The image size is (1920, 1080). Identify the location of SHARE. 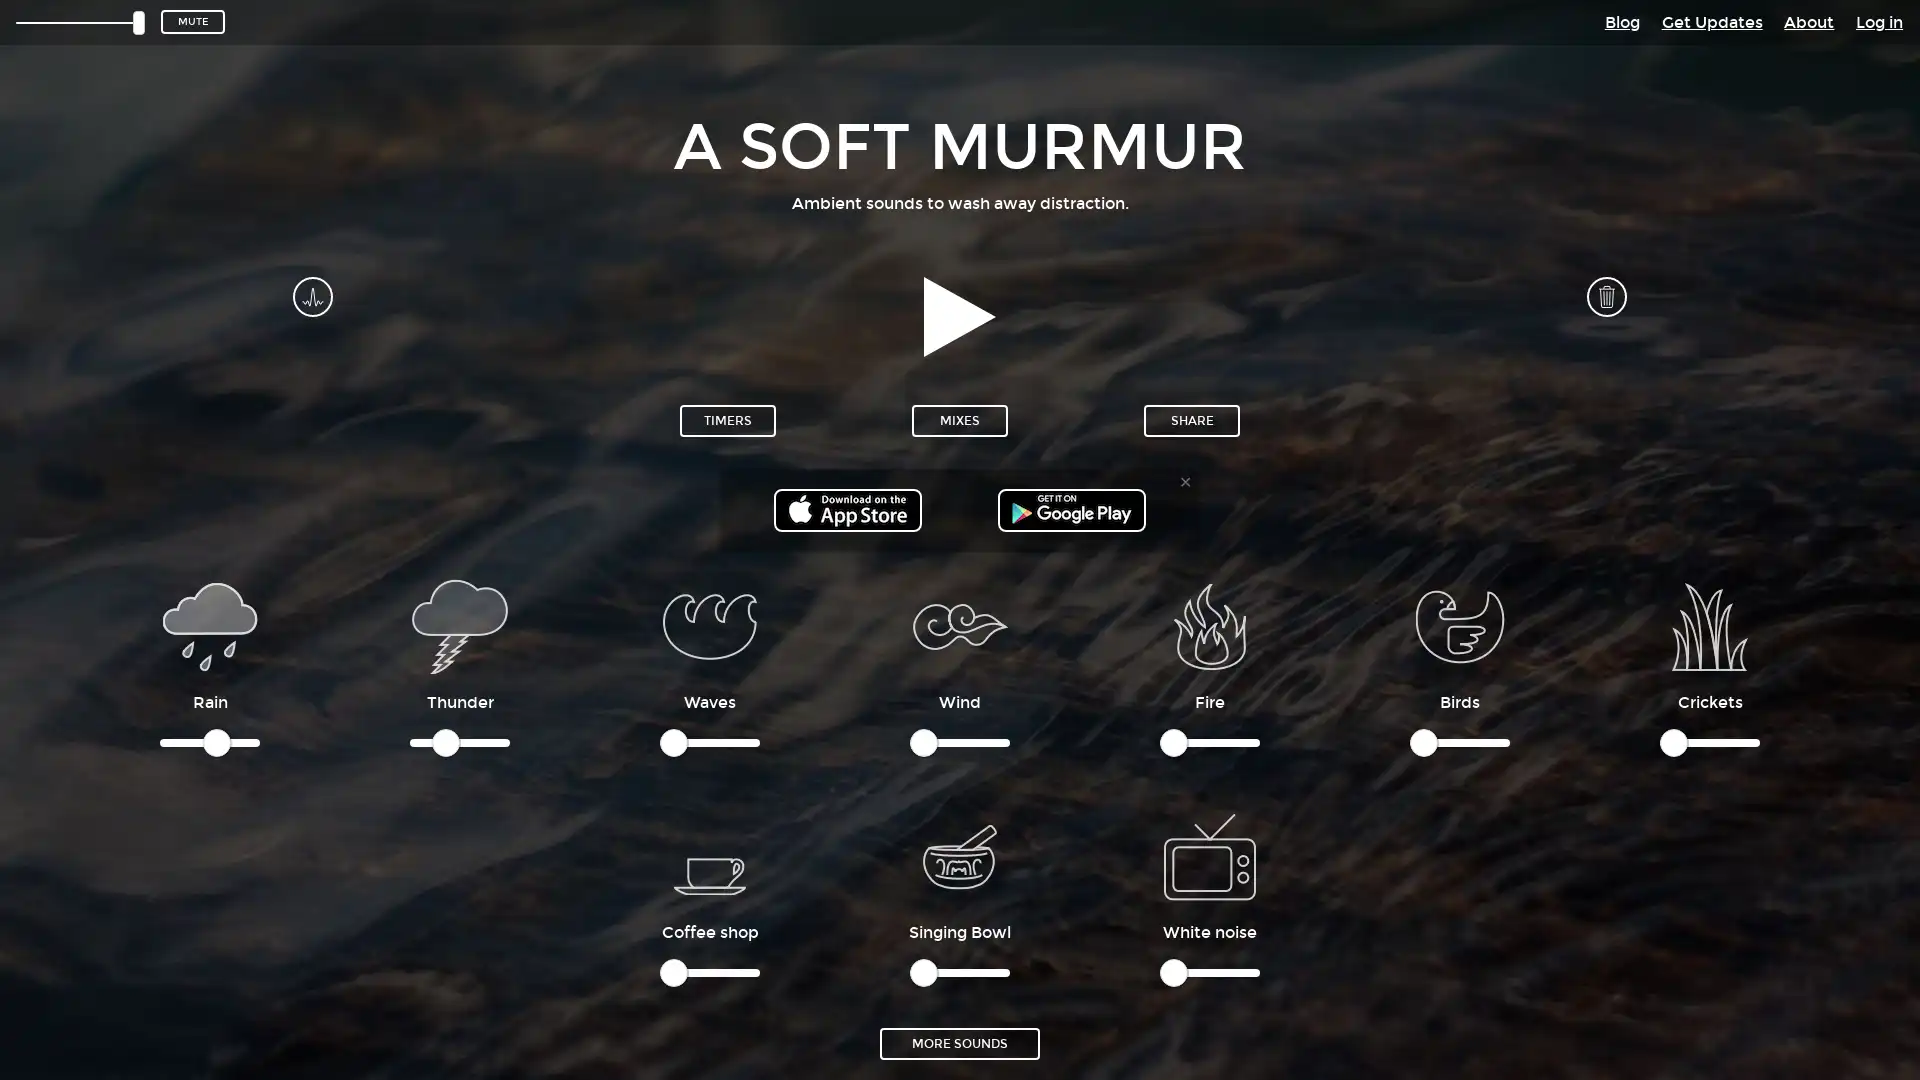
(1191, 419).